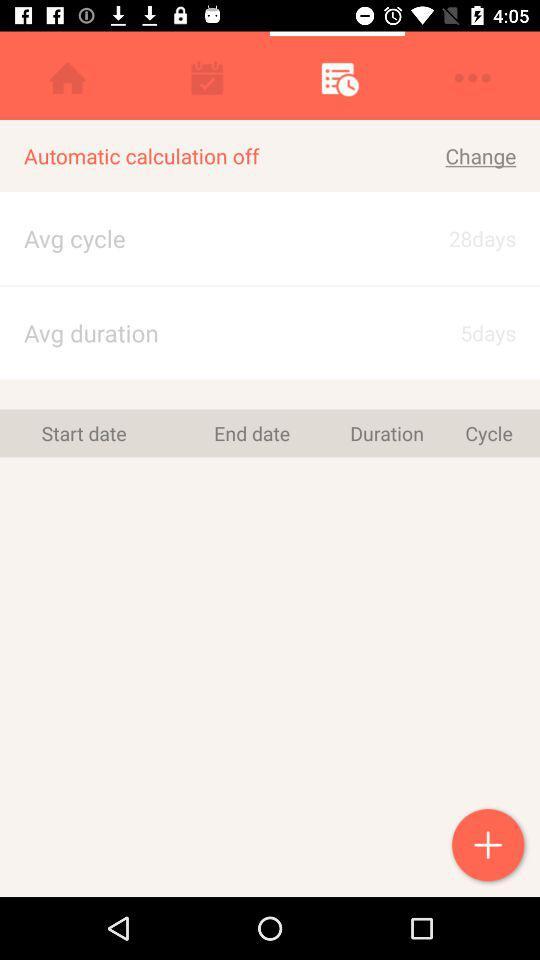 The image size is (540, 960). What do you see at coordinates (456, 155) in the screenshot?
I see `the item to the right of the automatic calculation off item` at bounding box center [456, 155].